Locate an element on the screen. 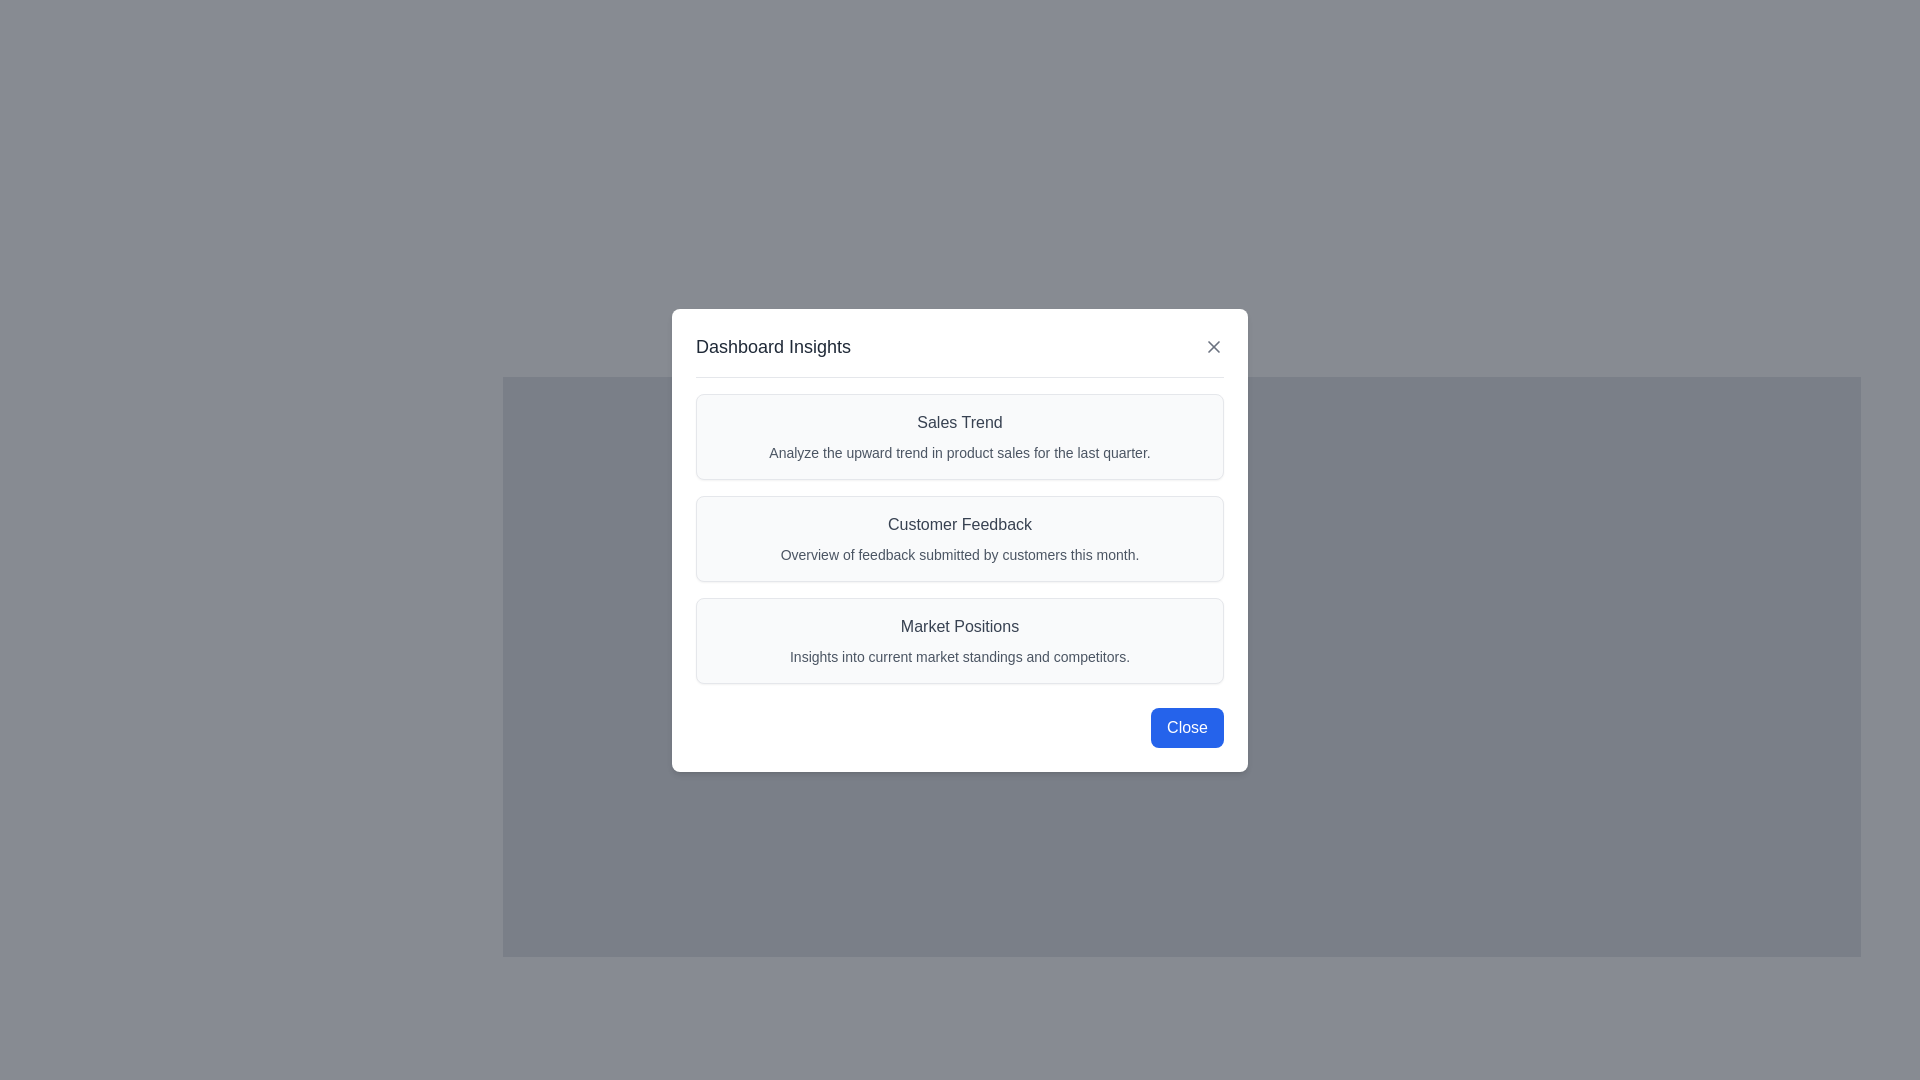 The image size is (1920, 1080). the label text that reads 'Overview of feedback submitted by customers this month.', which is styled in a smaller font size and muted gray color, positioned below the 'Customer Feedback' heading is located at coordinates (960, 554).